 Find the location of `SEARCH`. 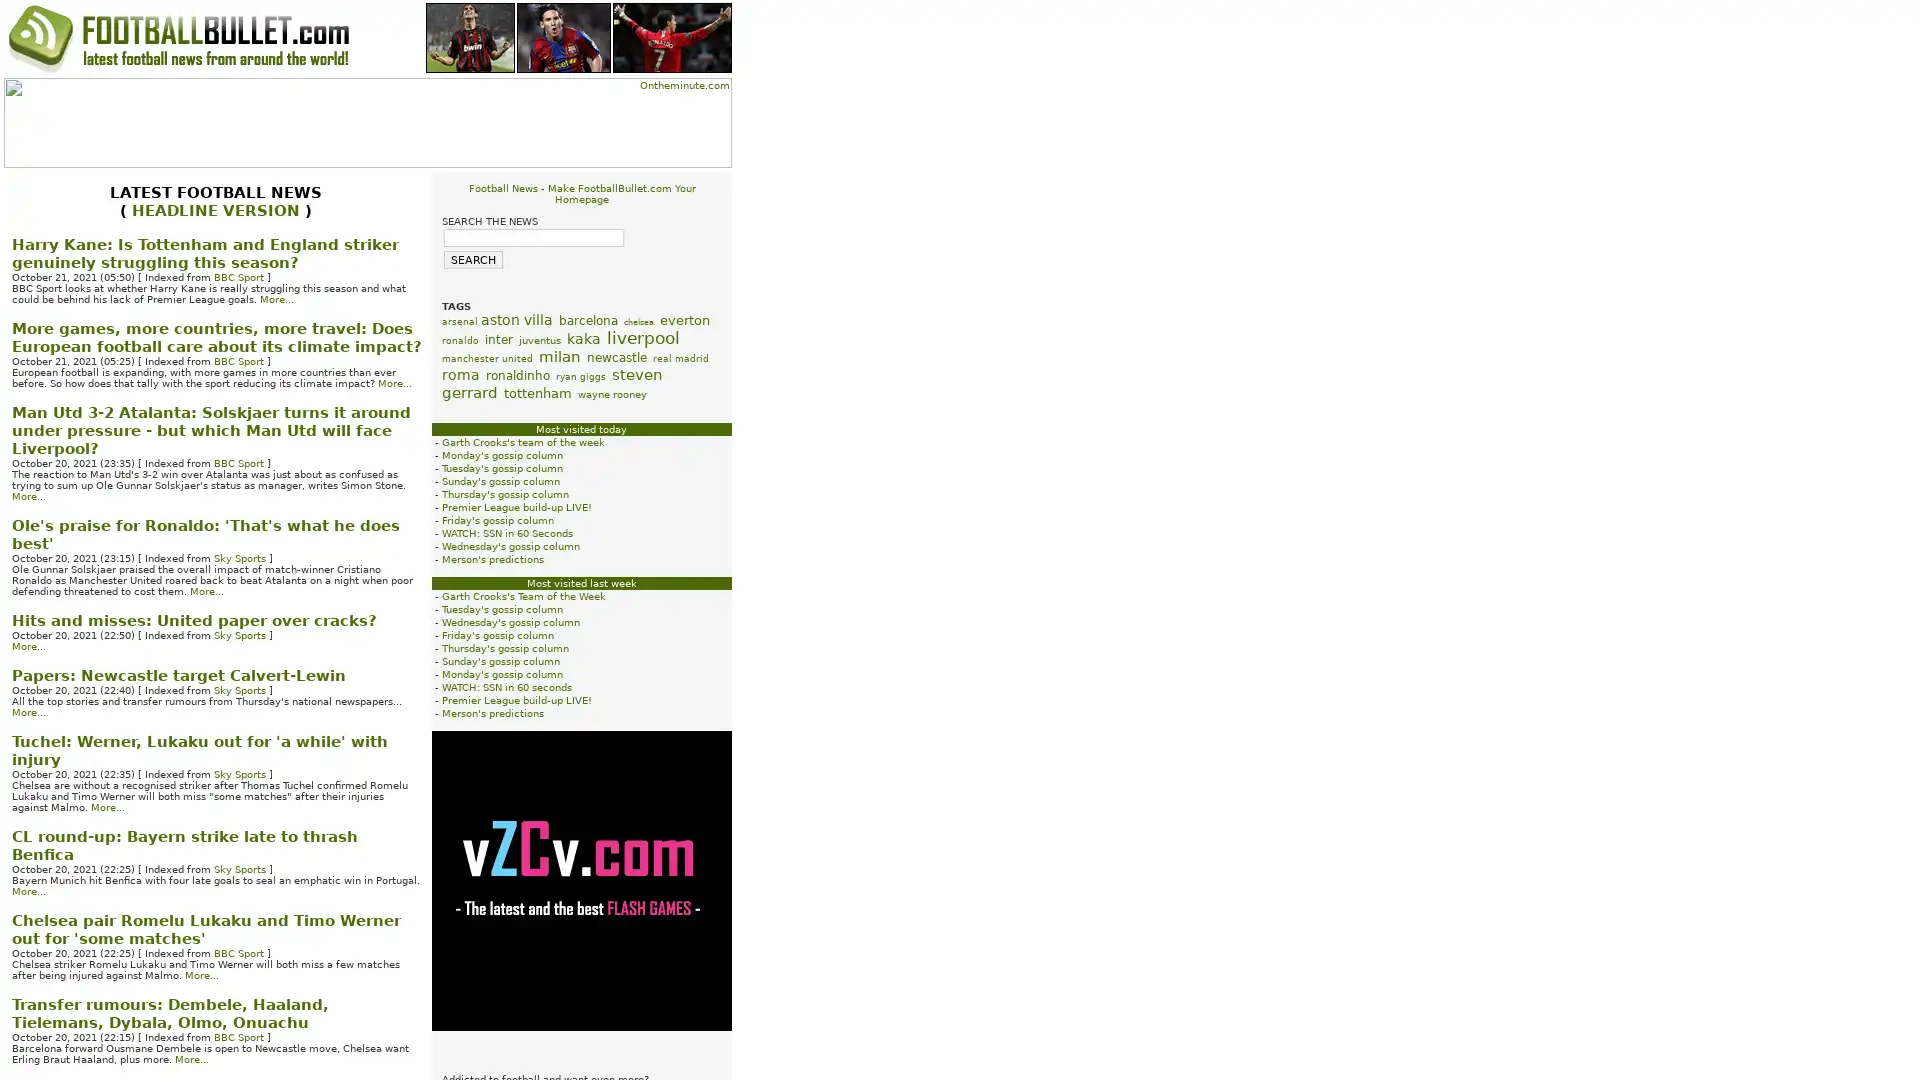

SEARCH is located at coordinates (472, 258).